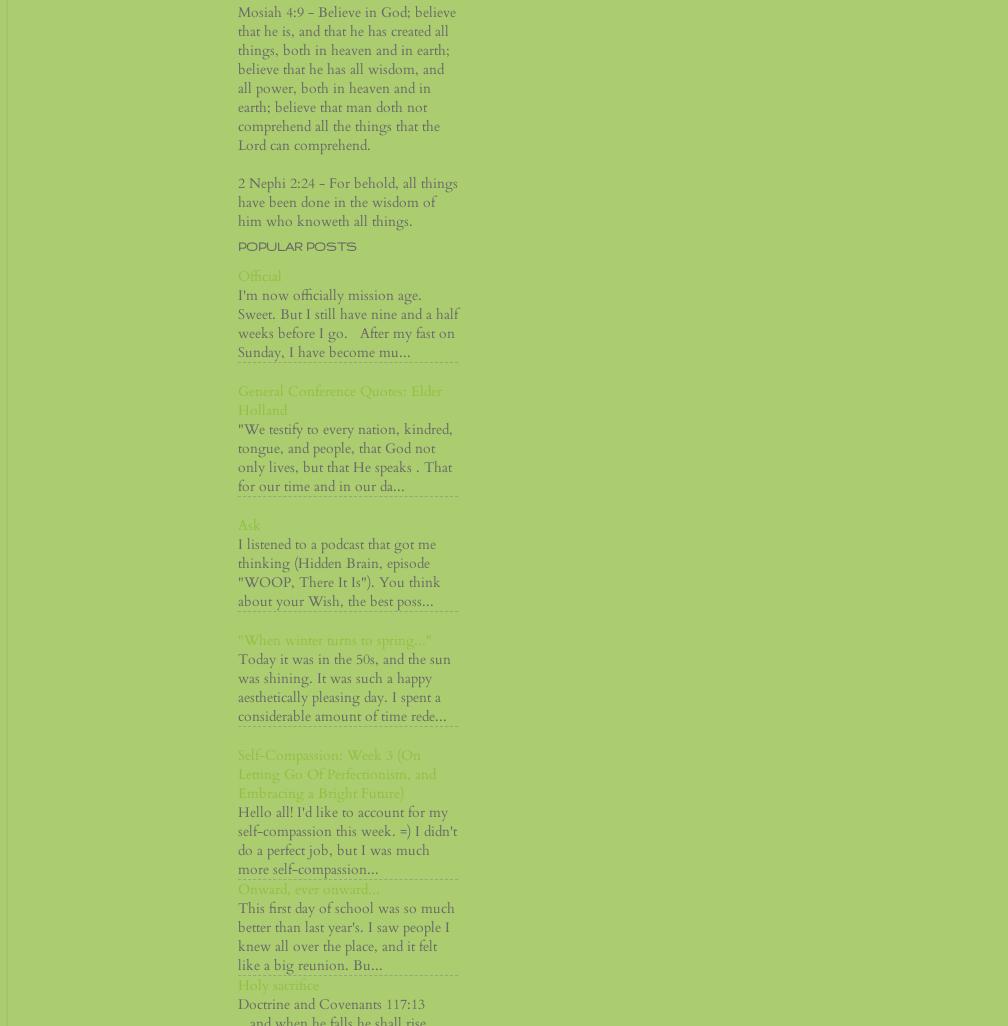 This screenshot has height=1026, width=1008. I want to click on 'Mosiah 4:9 - Believe in God; believe that he is, and that he has created all things, both in heaven and in earth; believe that he has all wisdom, and all power, both in heaven and in earth; believe that man doth not comprehend all the things that the Lord can comprehend.', so click(346, 78).